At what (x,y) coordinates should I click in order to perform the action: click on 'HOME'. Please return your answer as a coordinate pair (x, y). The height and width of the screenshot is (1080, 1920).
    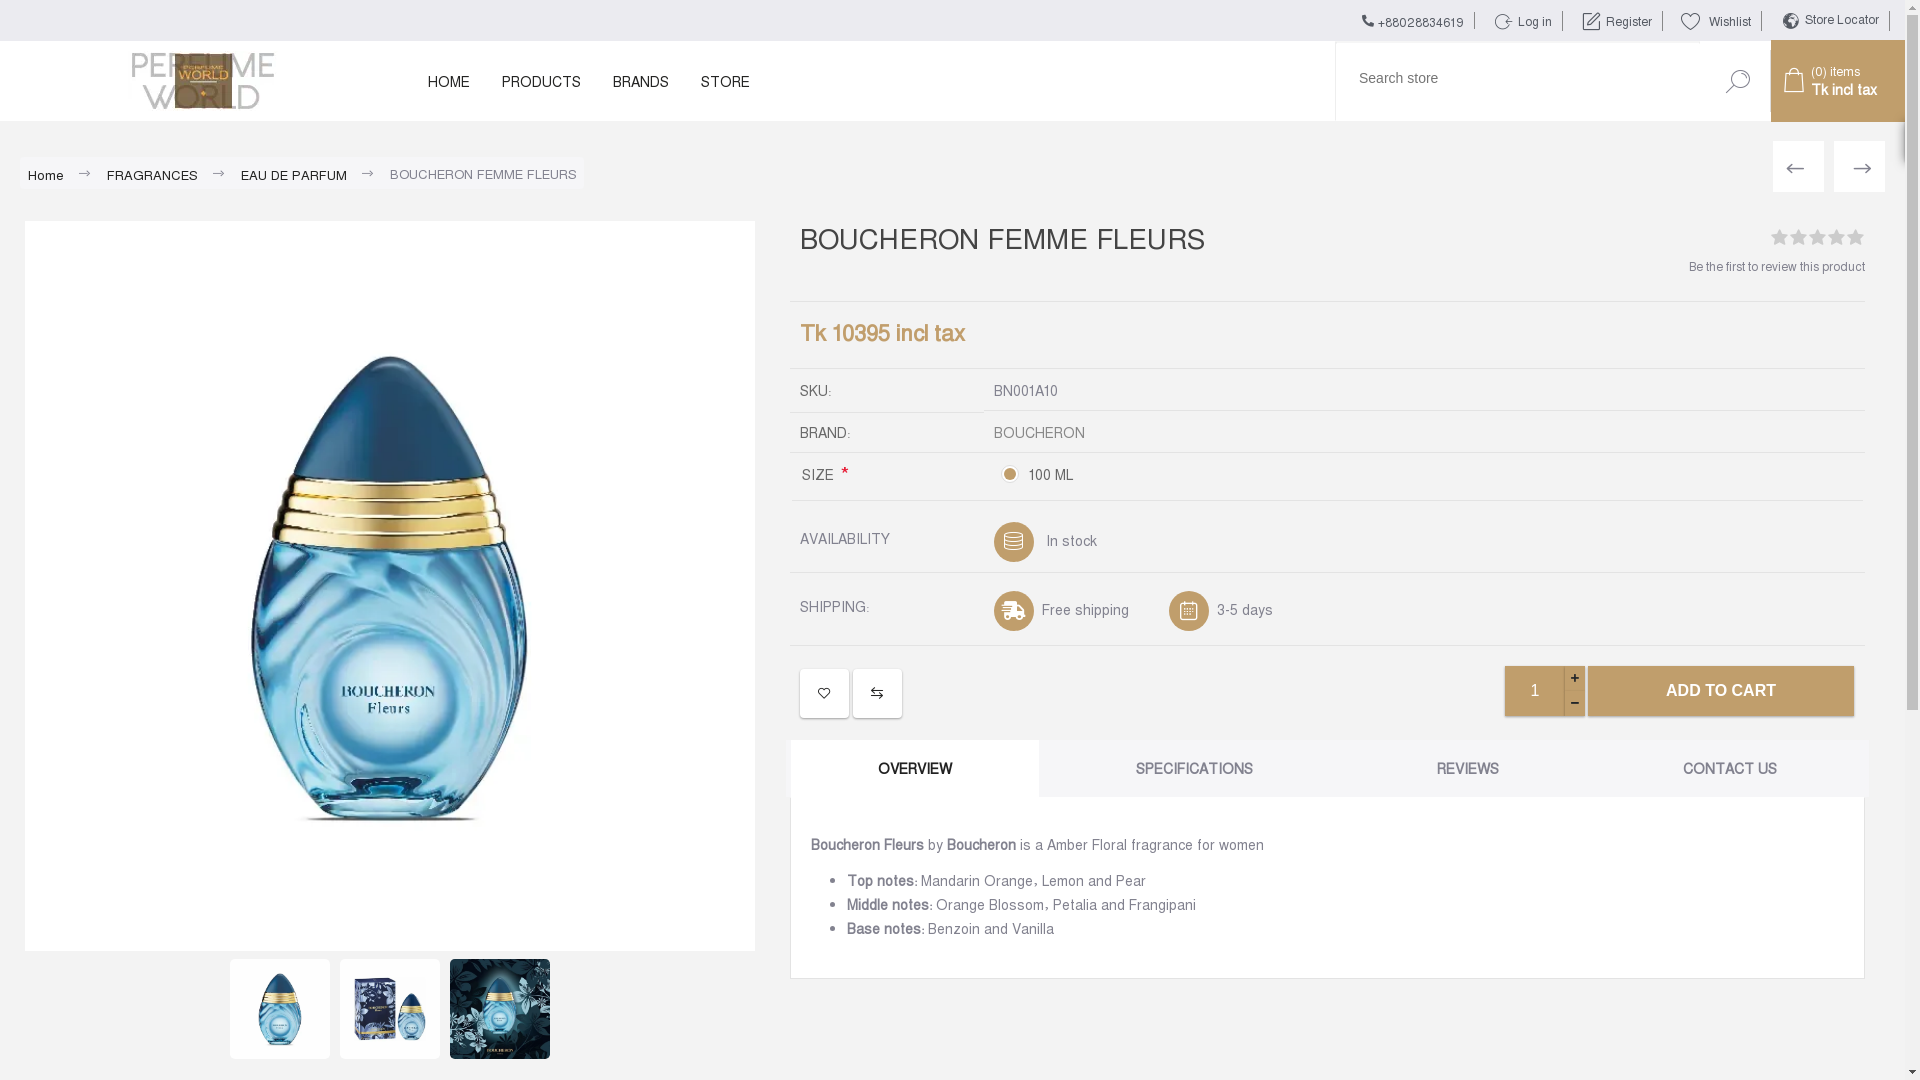
    Looking at the image, I should click on (448, 80).